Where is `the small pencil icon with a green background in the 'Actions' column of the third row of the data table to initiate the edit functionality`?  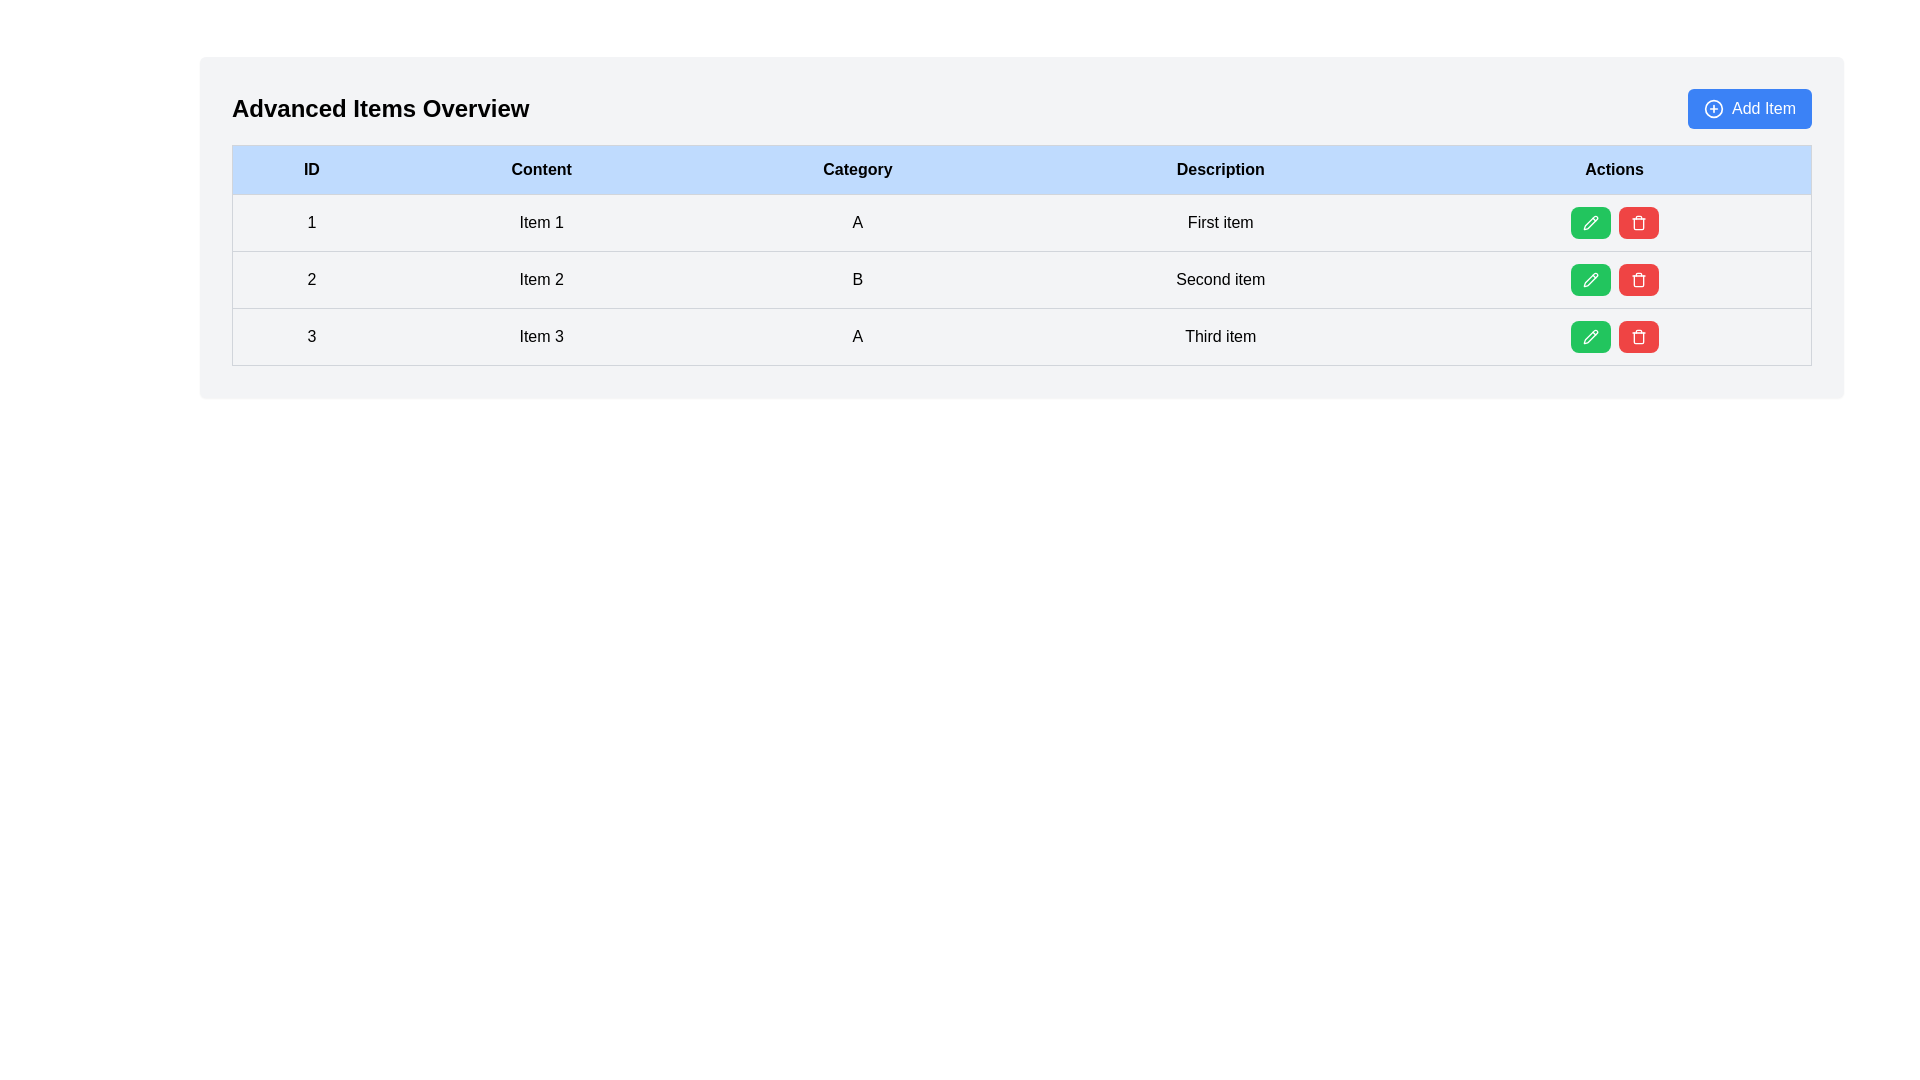 the small pencil icon with a green background in the 'Actions' column of the third row of the data table to initiate the edit functionality is located at coordinates (1589, 335).